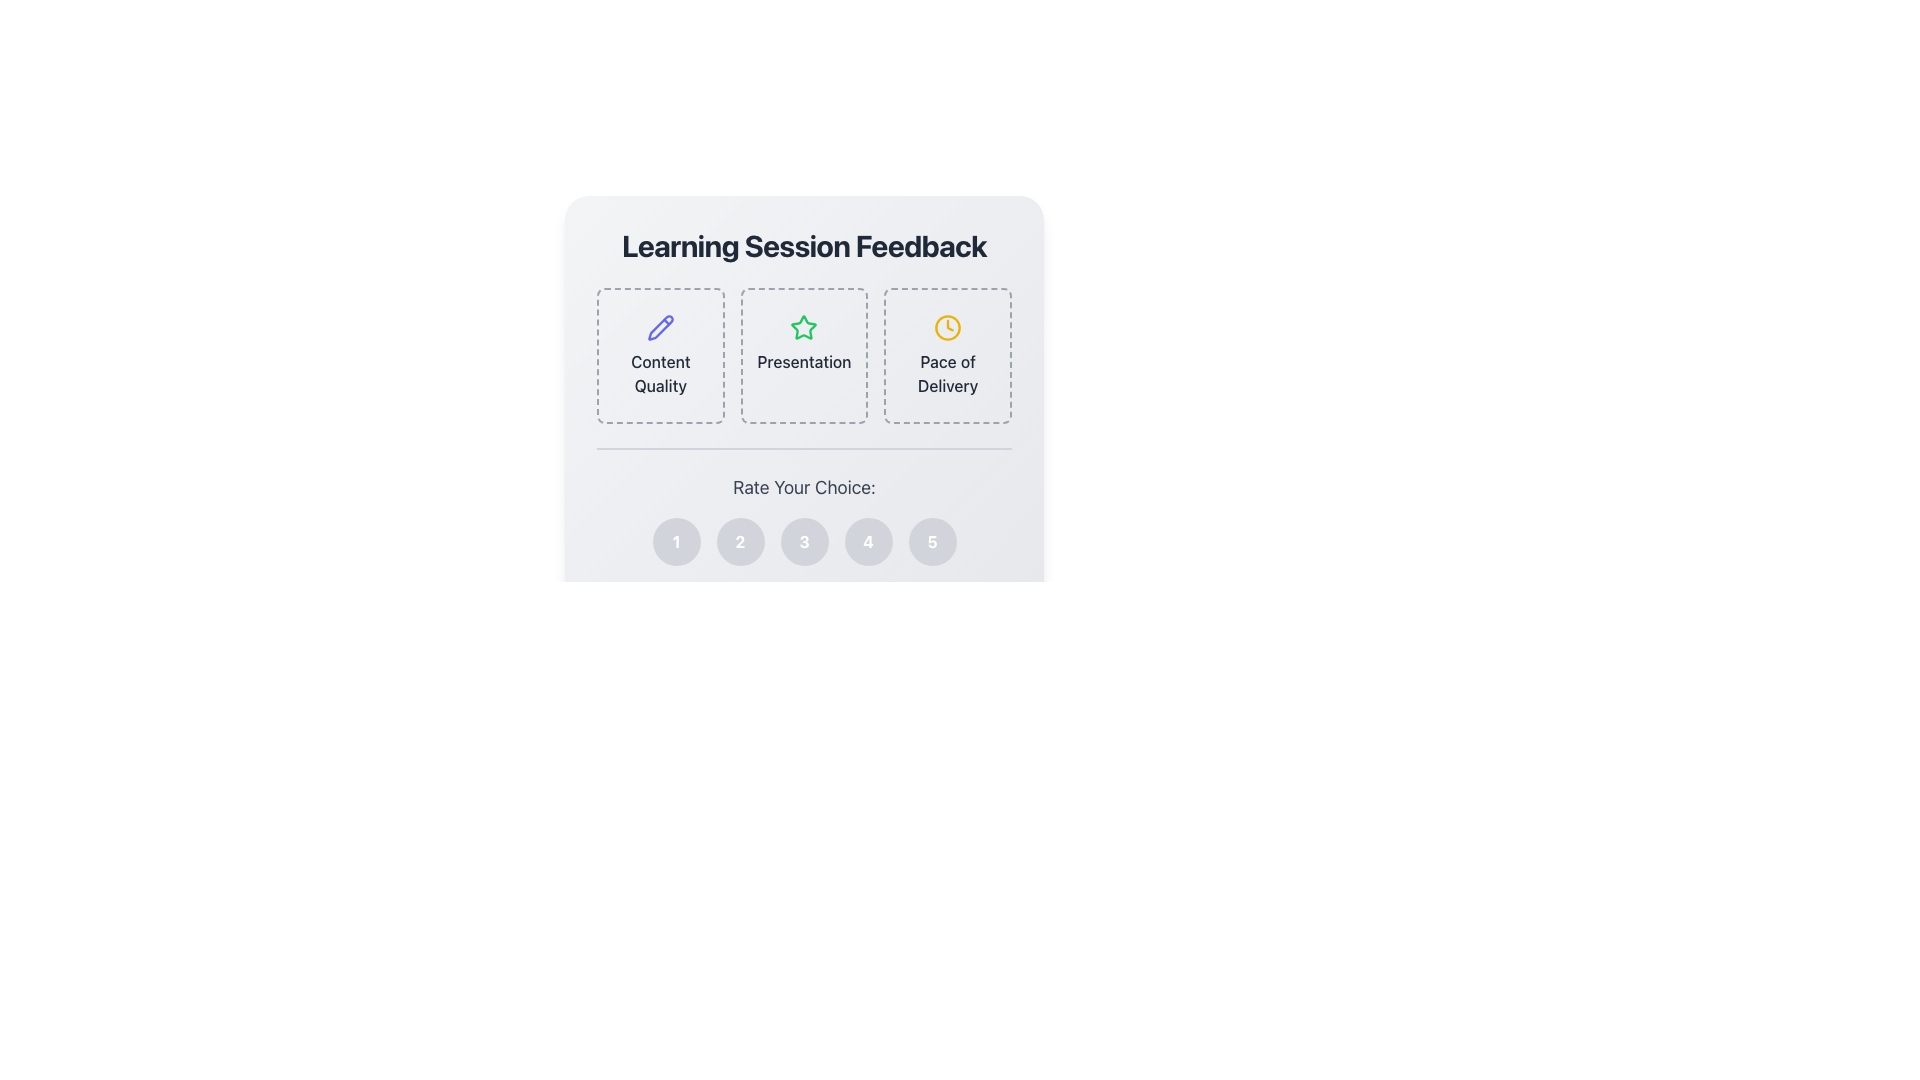  I want to click on the graphical icon resembling a pencil, which indicates an edit function and is labeled 'Content Quality' below it, so click(660, 326).